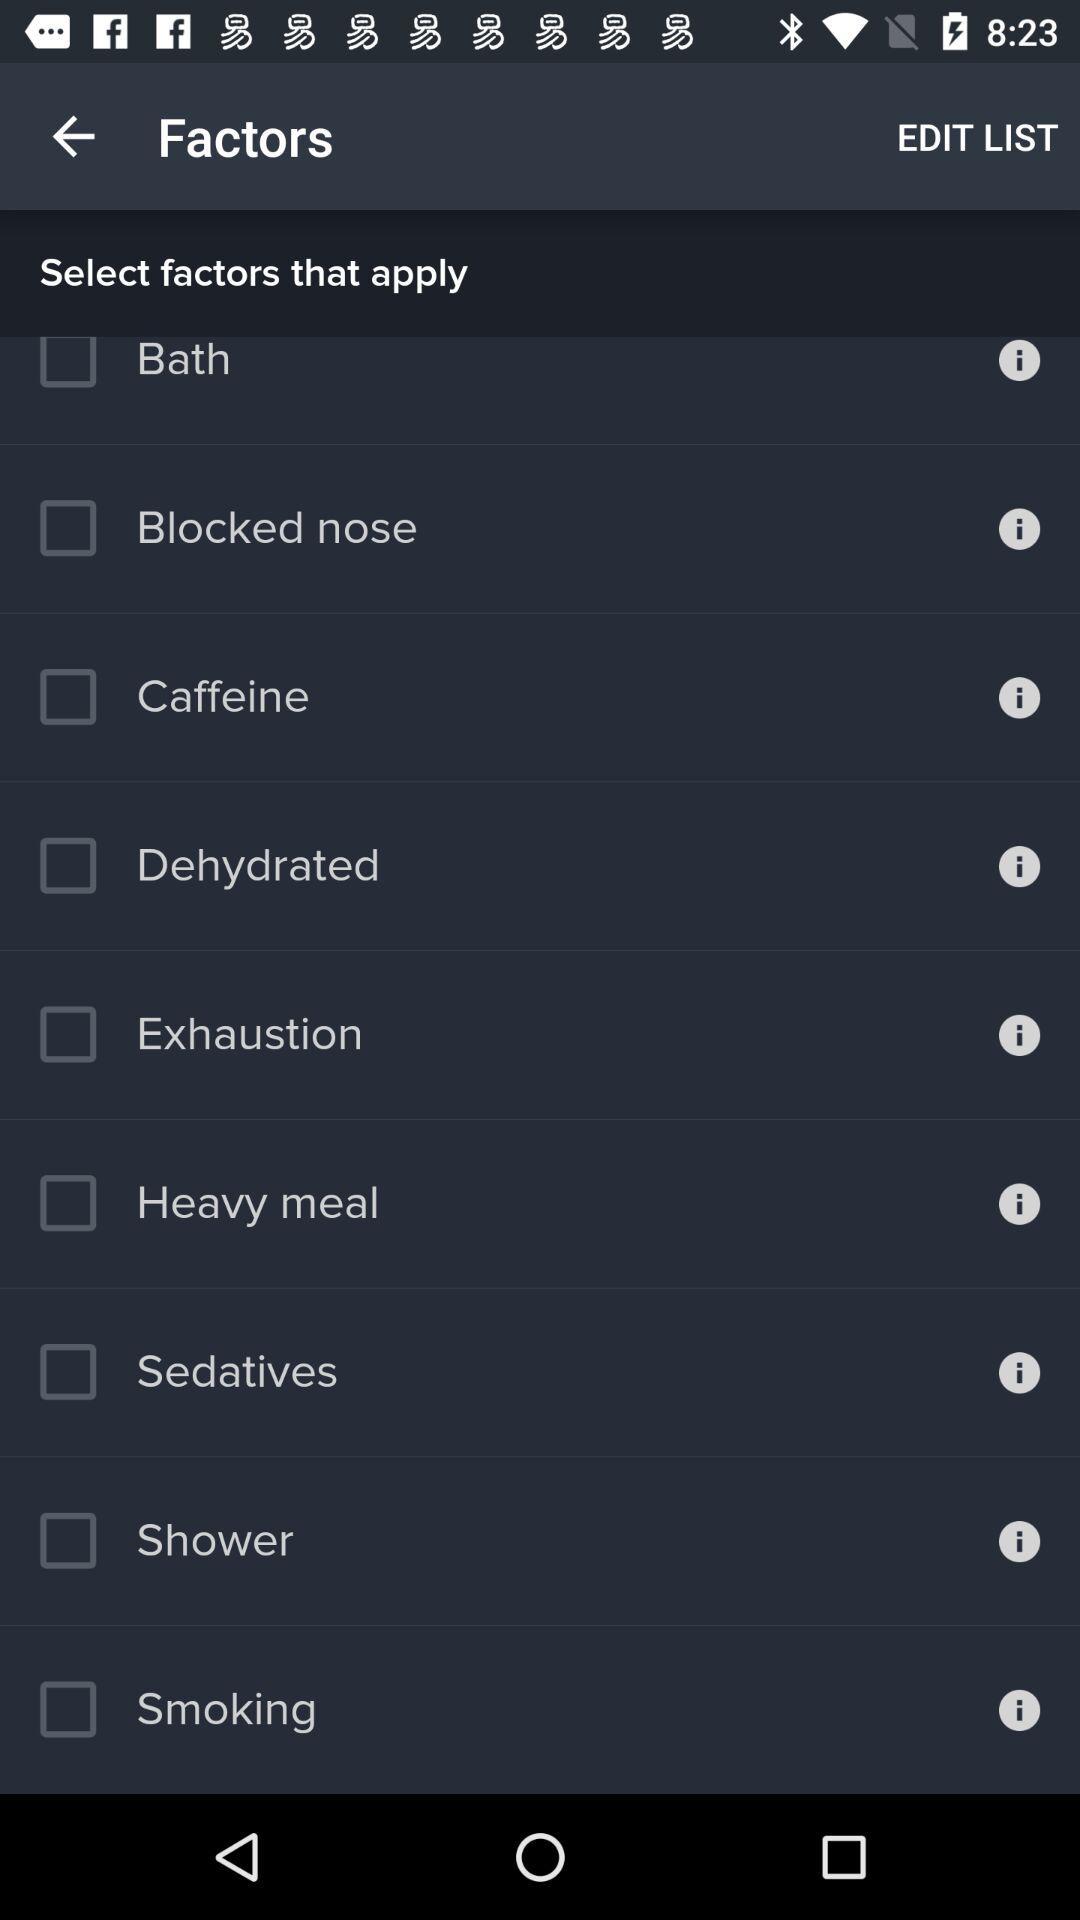  Describe the element at coordinates (1019, 866) in the screenshot. I see `information` at that location.